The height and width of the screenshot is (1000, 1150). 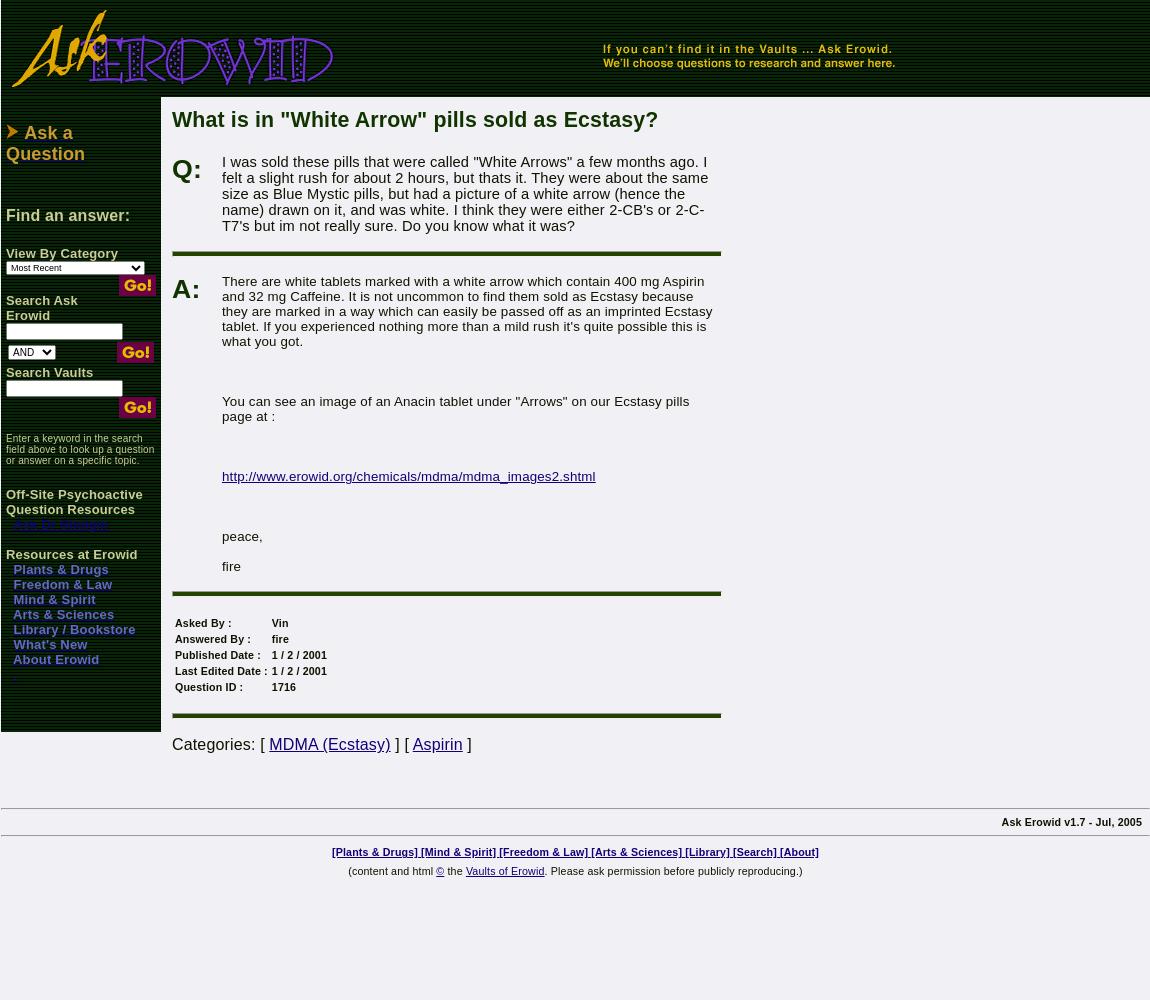 What do you see at coordinates (415, 119) in the screenshot?
I see `'What is in "White Arrow" pills sold as Ecstasy?'` at bounding box center [415, 119].